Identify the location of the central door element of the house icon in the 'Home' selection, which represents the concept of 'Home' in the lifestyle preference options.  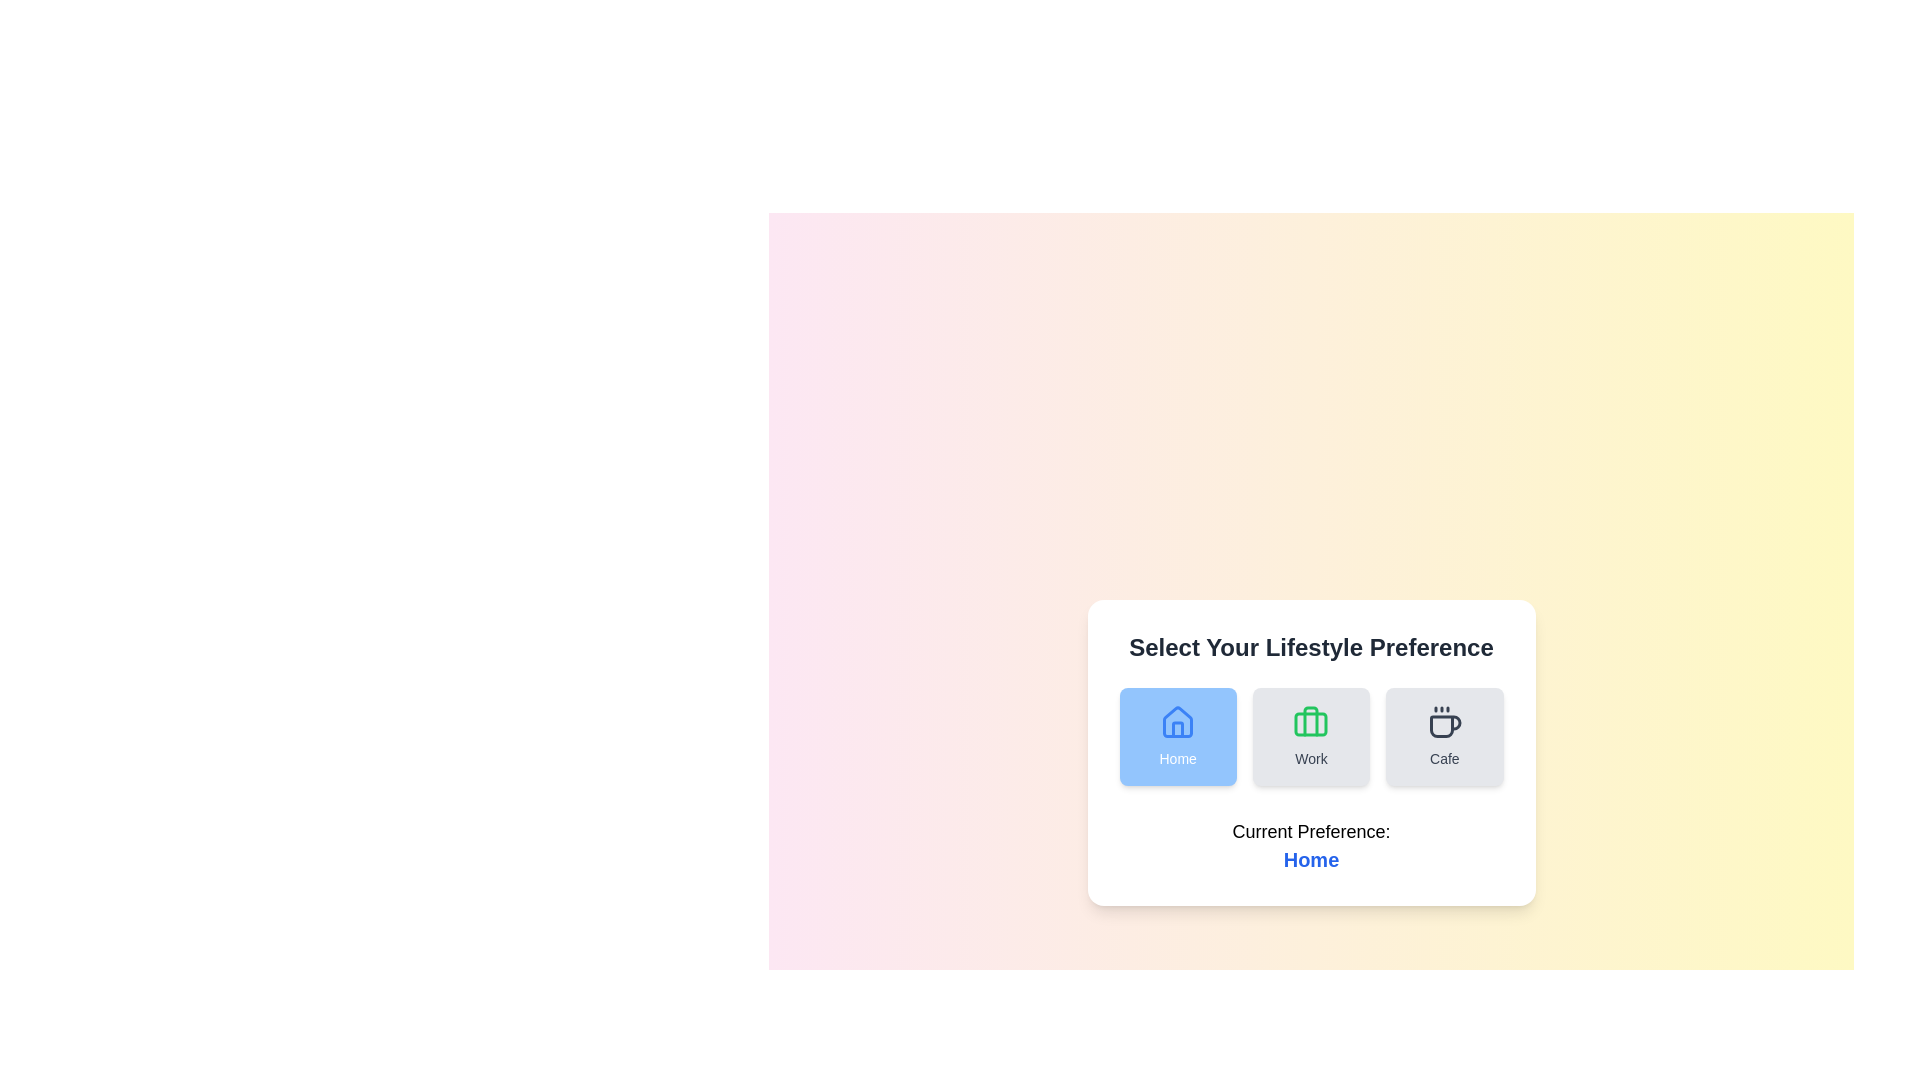
(1178, 729).